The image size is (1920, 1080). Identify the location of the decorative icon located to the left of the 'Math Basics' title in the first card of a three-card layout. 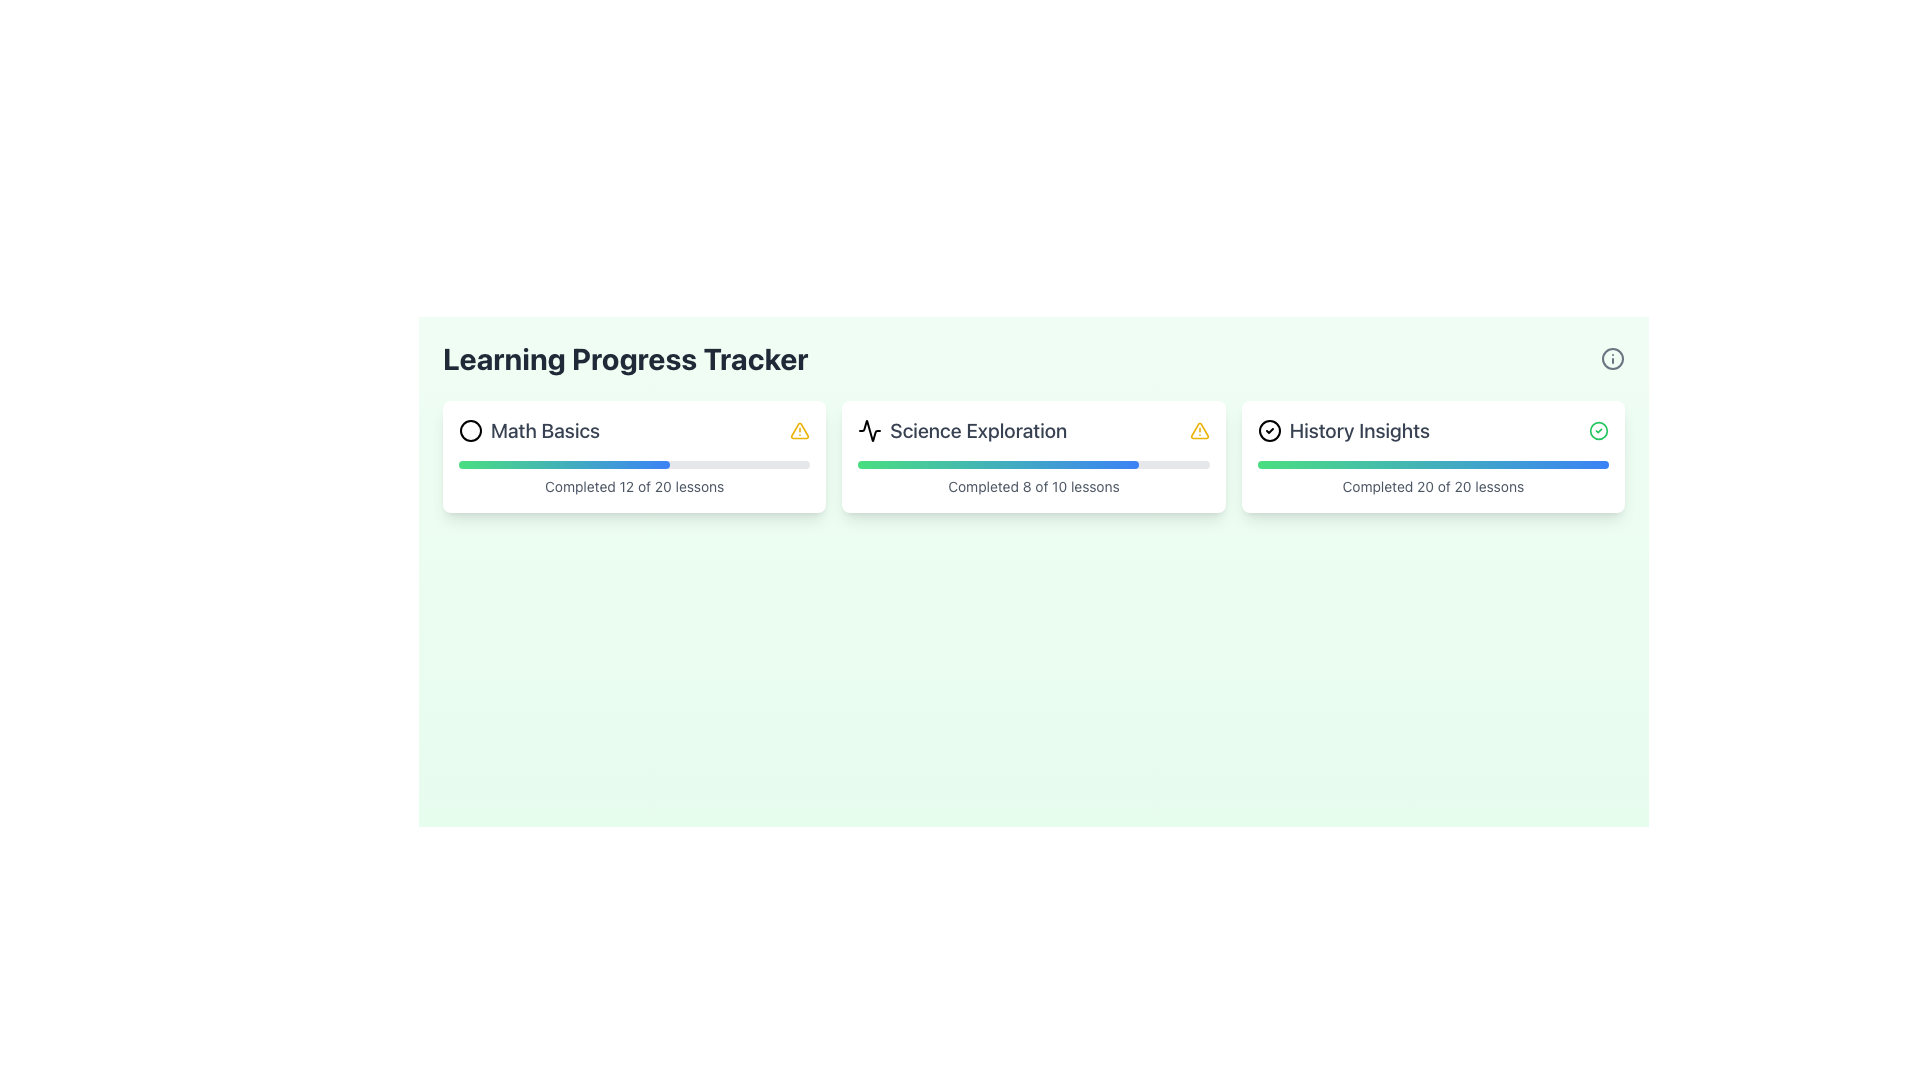
(469, 430).